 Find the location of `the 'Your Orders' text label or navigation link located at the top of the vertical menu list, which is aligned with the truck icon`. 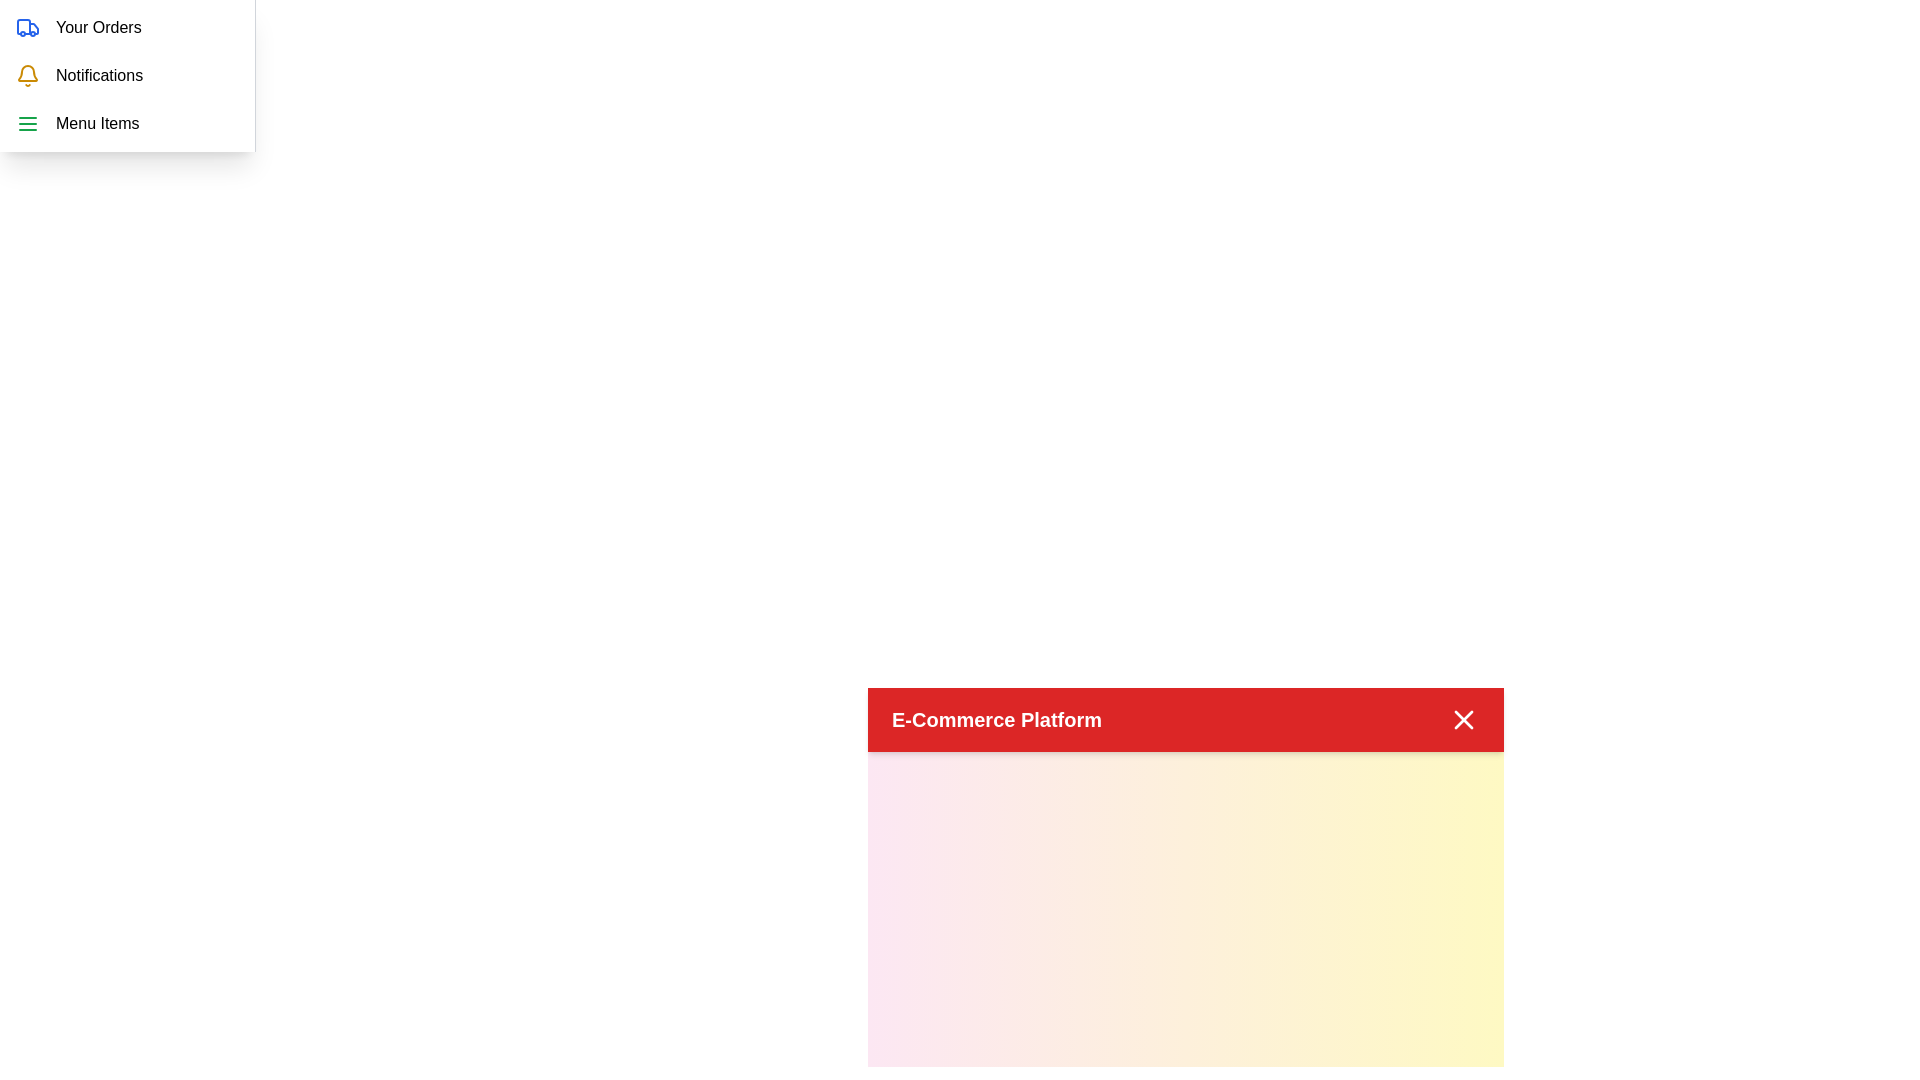

the 'Your Orders' text label or navigation link located at the top of the vertical menu list, which is aligned with the truck icon is located at coordinates (97, 27).